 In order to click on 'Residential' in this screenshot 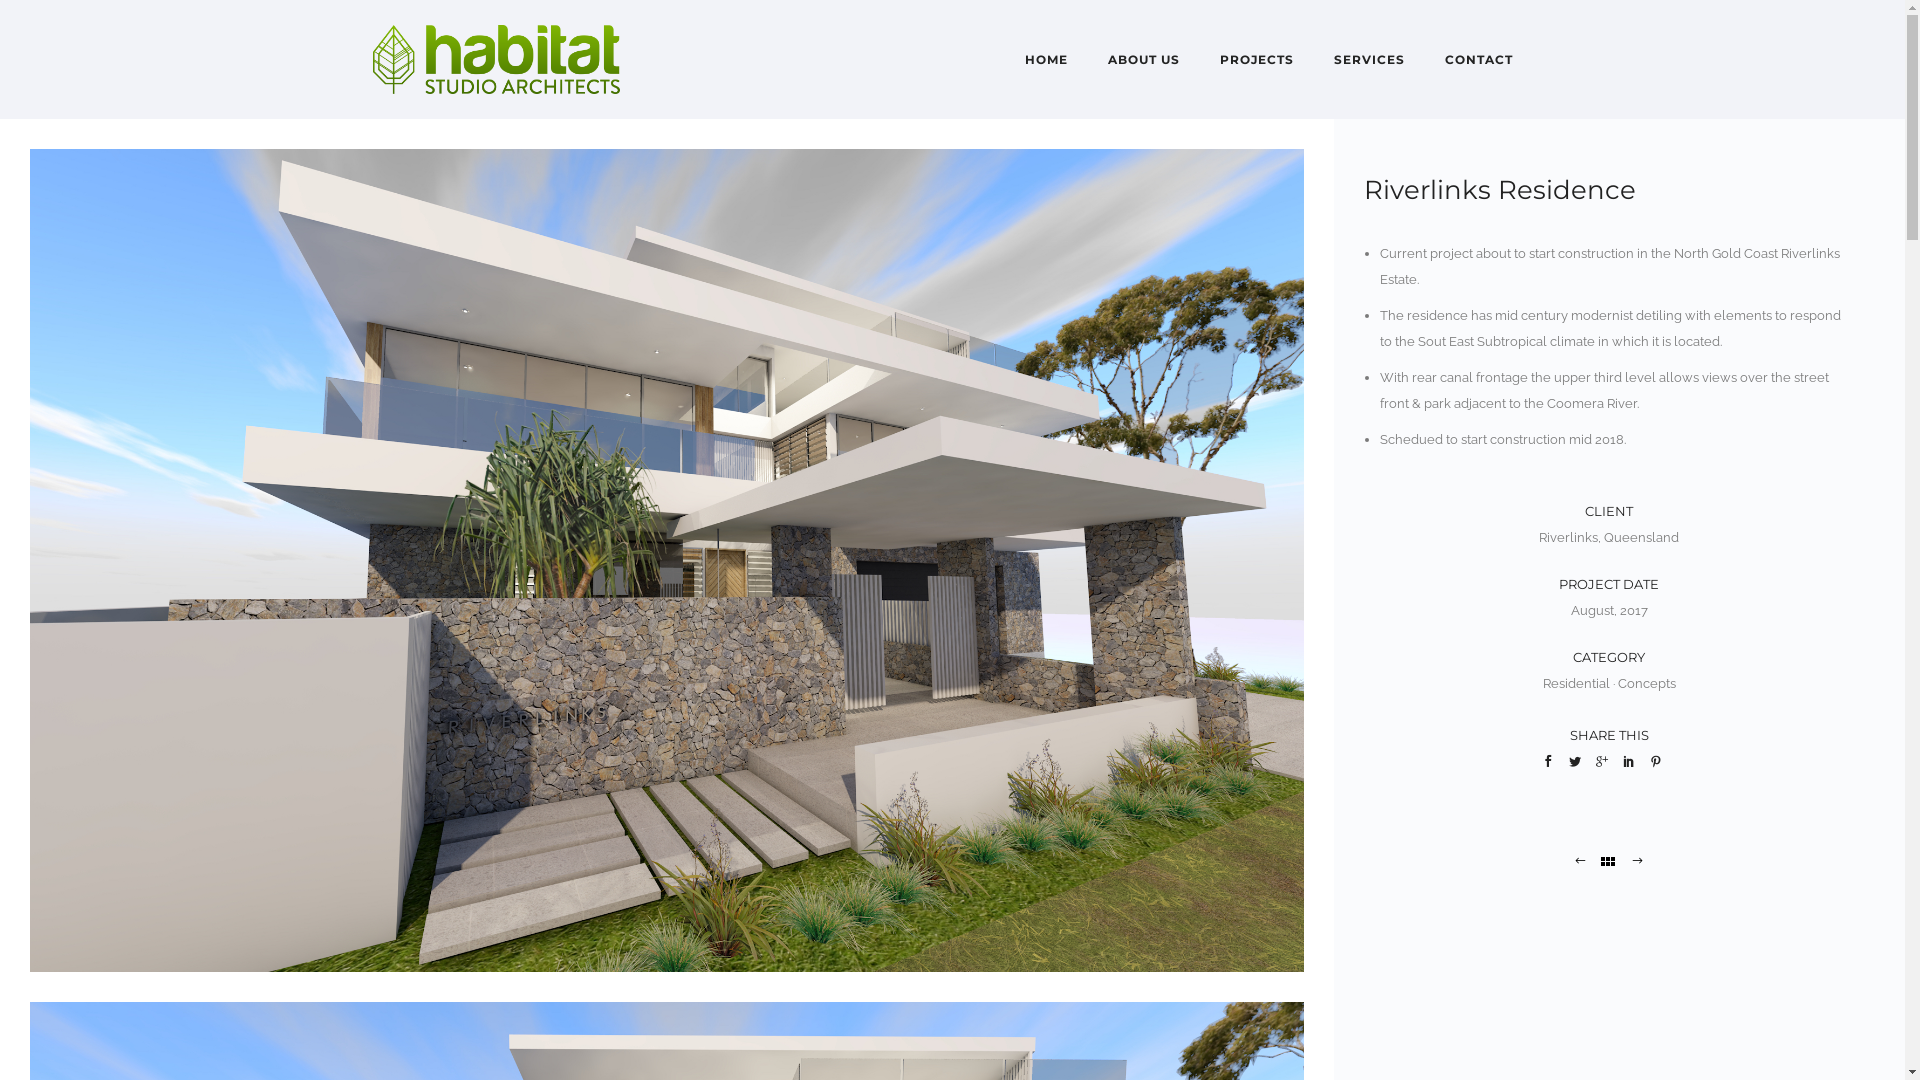, I will do `click(1575, 682)`.